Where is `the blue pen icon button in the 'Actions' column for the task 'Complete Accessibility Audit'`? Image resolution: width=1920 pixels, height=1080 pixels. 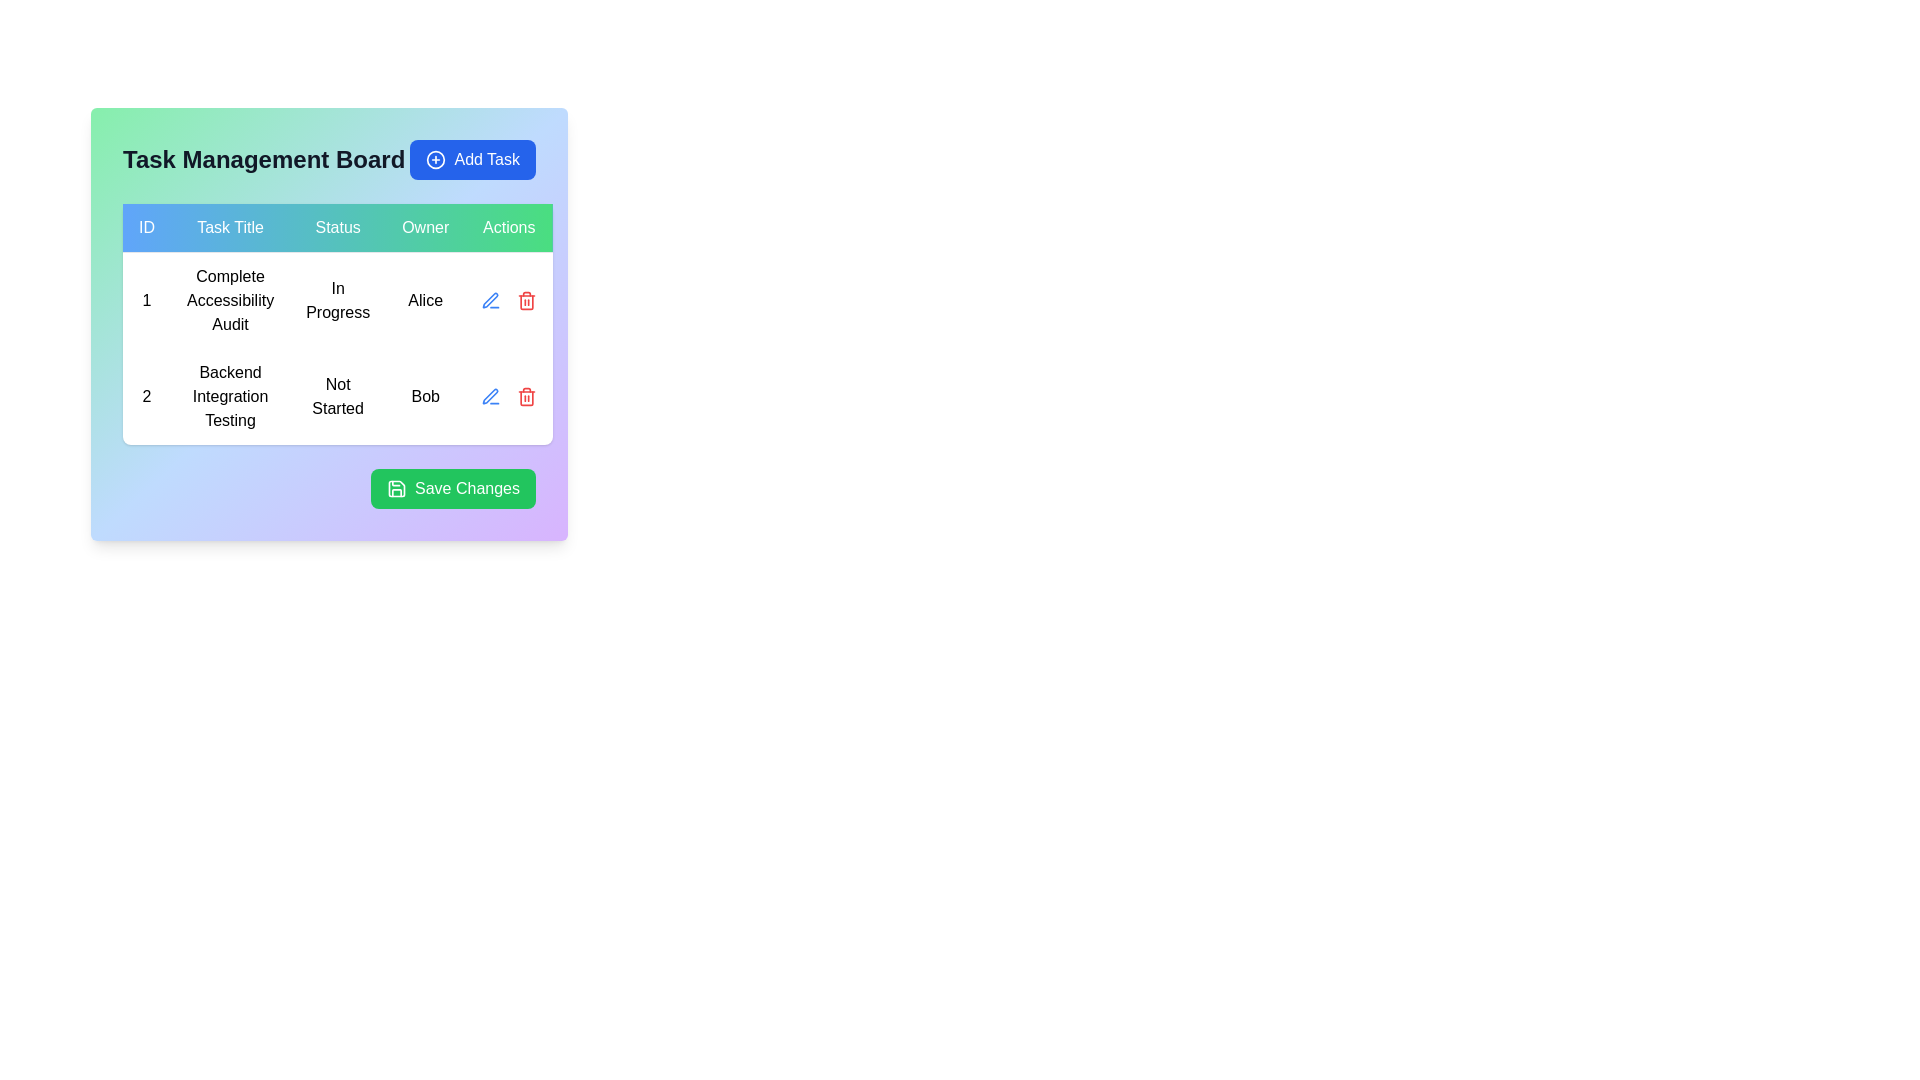 the blue pen icon button in the 'Actions' column for the task 'Complete Accessibility Audit' is located at coordinates (491, 397).